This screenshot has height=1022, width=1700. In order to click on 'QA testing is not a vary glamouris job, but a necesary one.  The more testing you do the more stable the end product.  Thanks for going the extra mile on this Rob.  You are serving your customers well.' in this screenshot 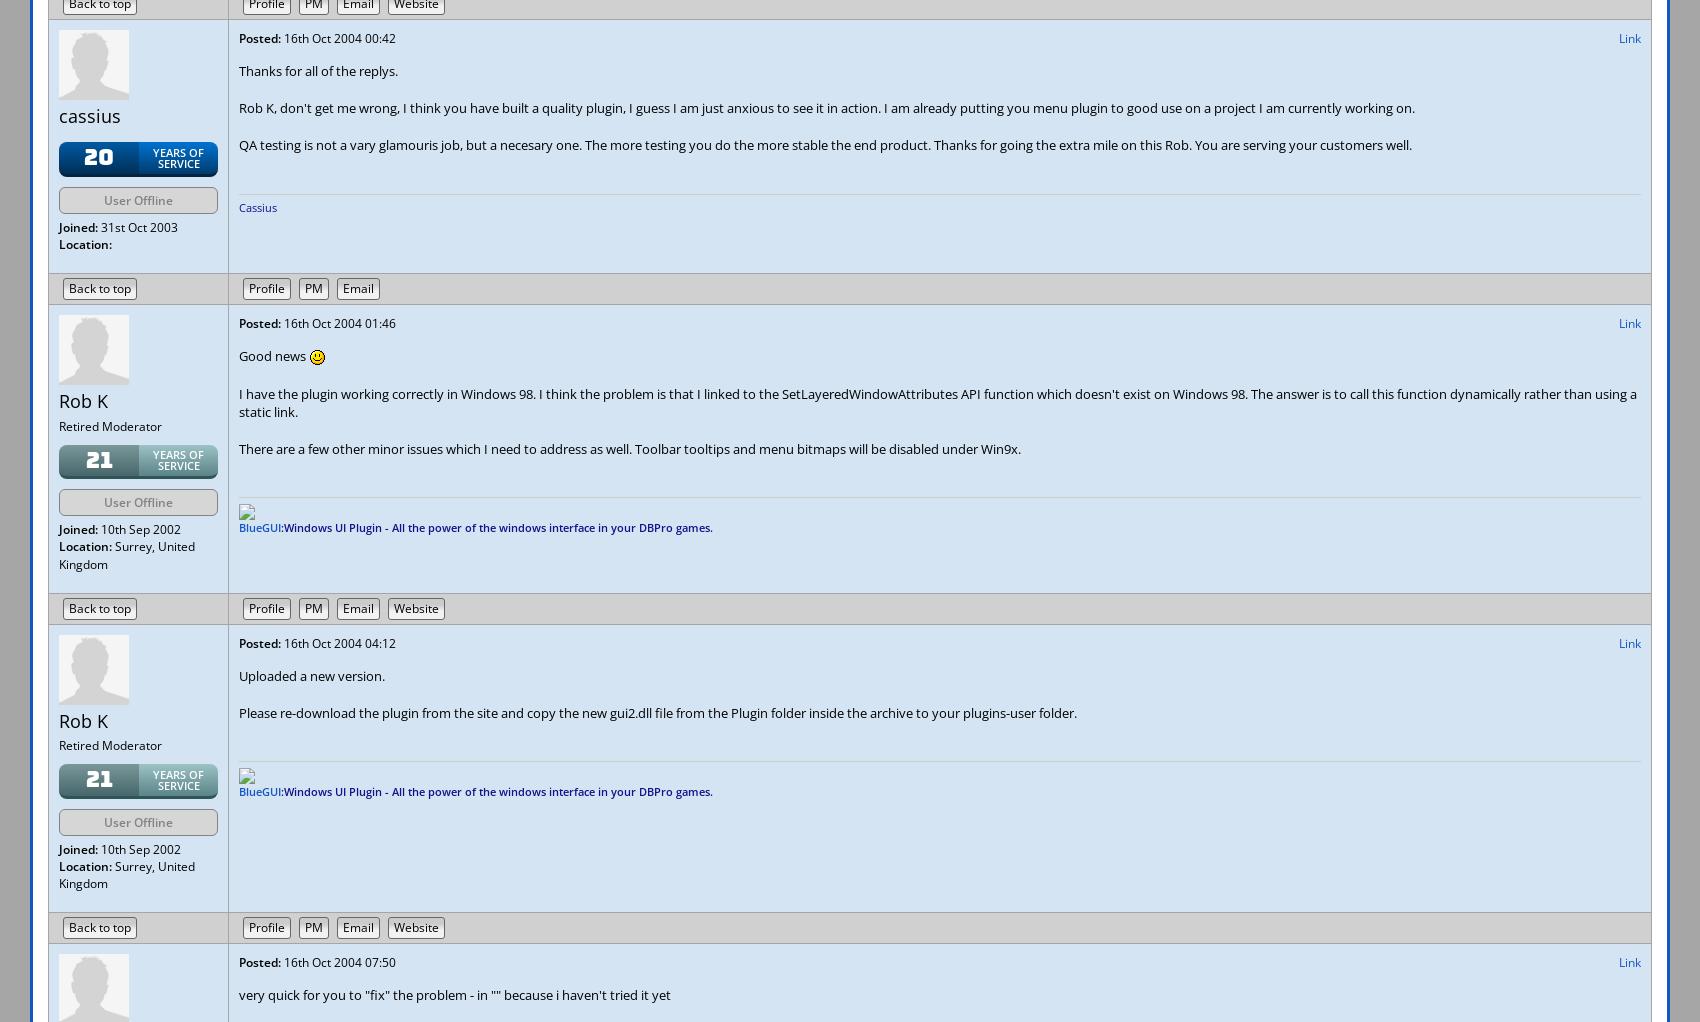, I will do `click(824, 145)`.